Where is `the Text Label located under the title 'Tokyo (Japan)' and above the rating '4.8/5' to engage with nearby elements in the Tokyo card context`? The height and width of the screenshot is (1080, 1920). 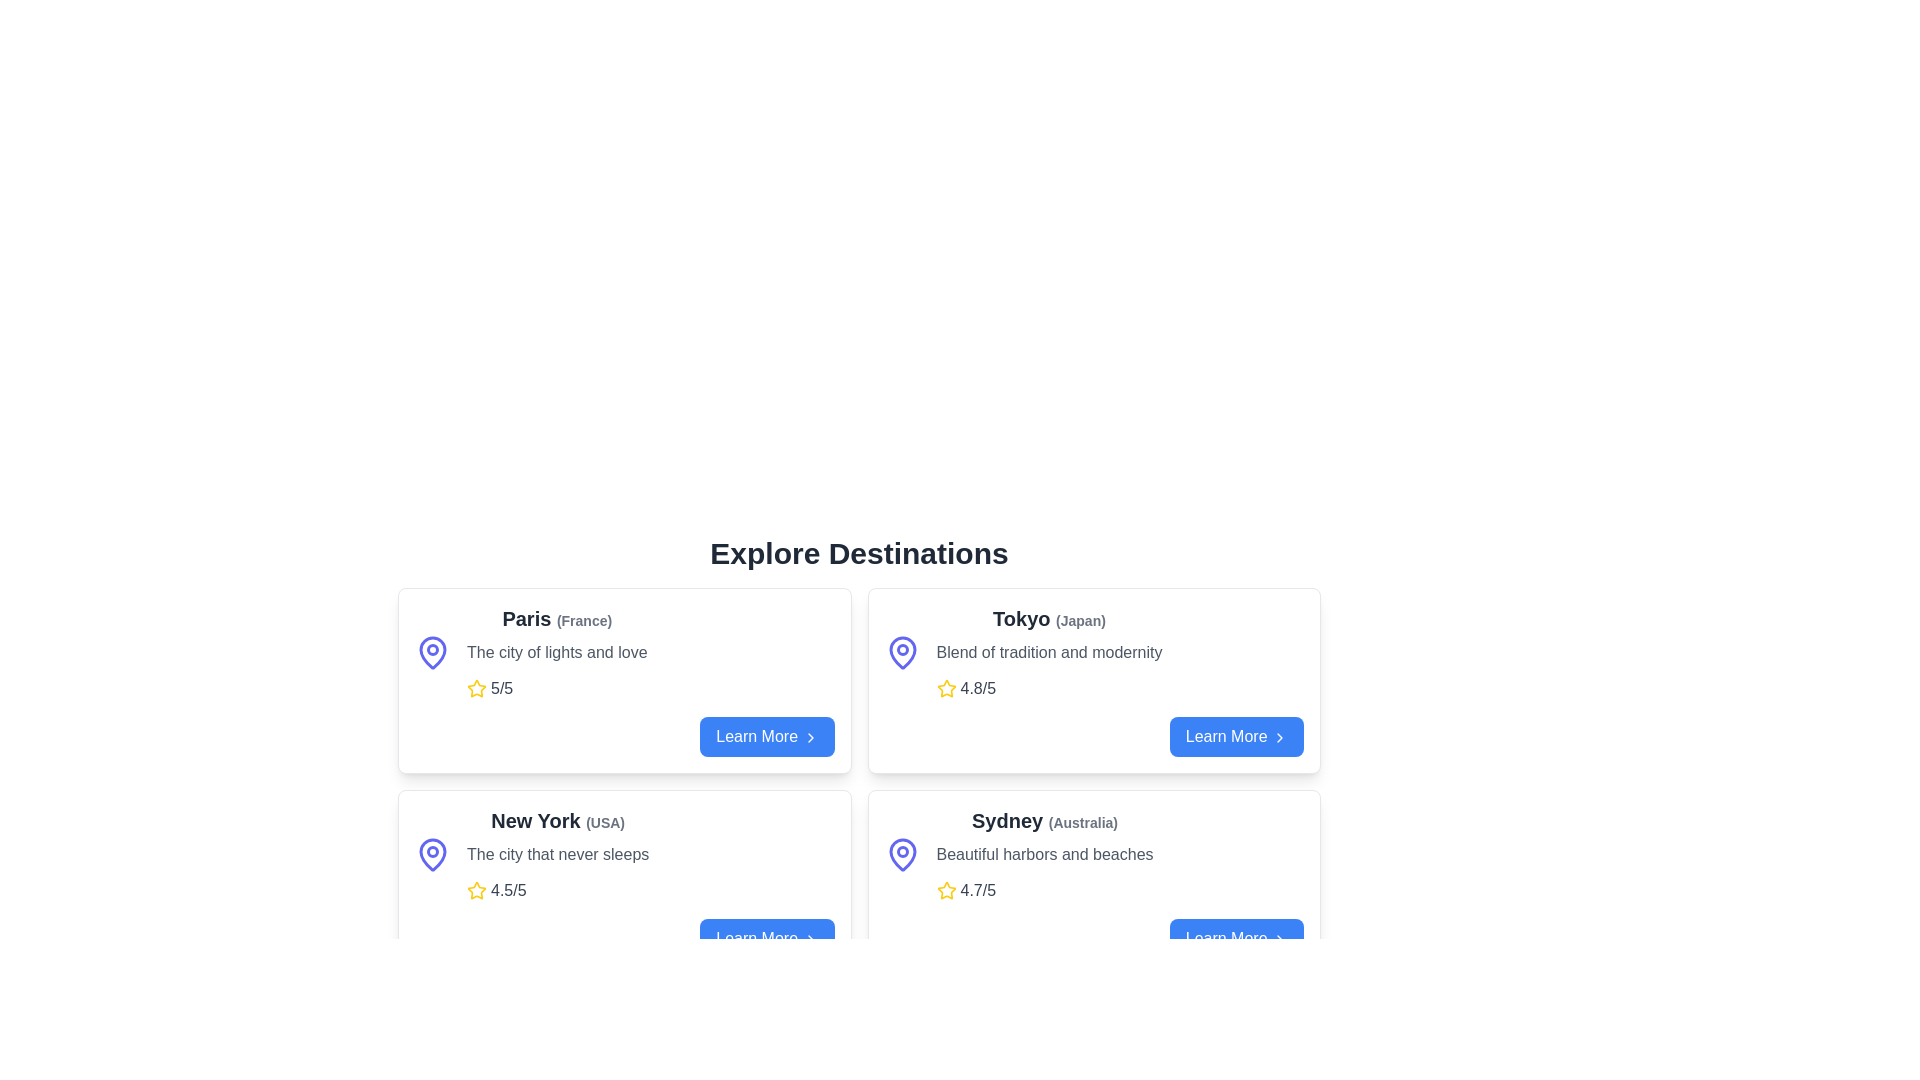
the Text Label located under the title 'Tokyo (Japan)' and above the rating '4.8/5' to engage with nearby elements in the Tokyo card context is located at coordinates (1048, 652).